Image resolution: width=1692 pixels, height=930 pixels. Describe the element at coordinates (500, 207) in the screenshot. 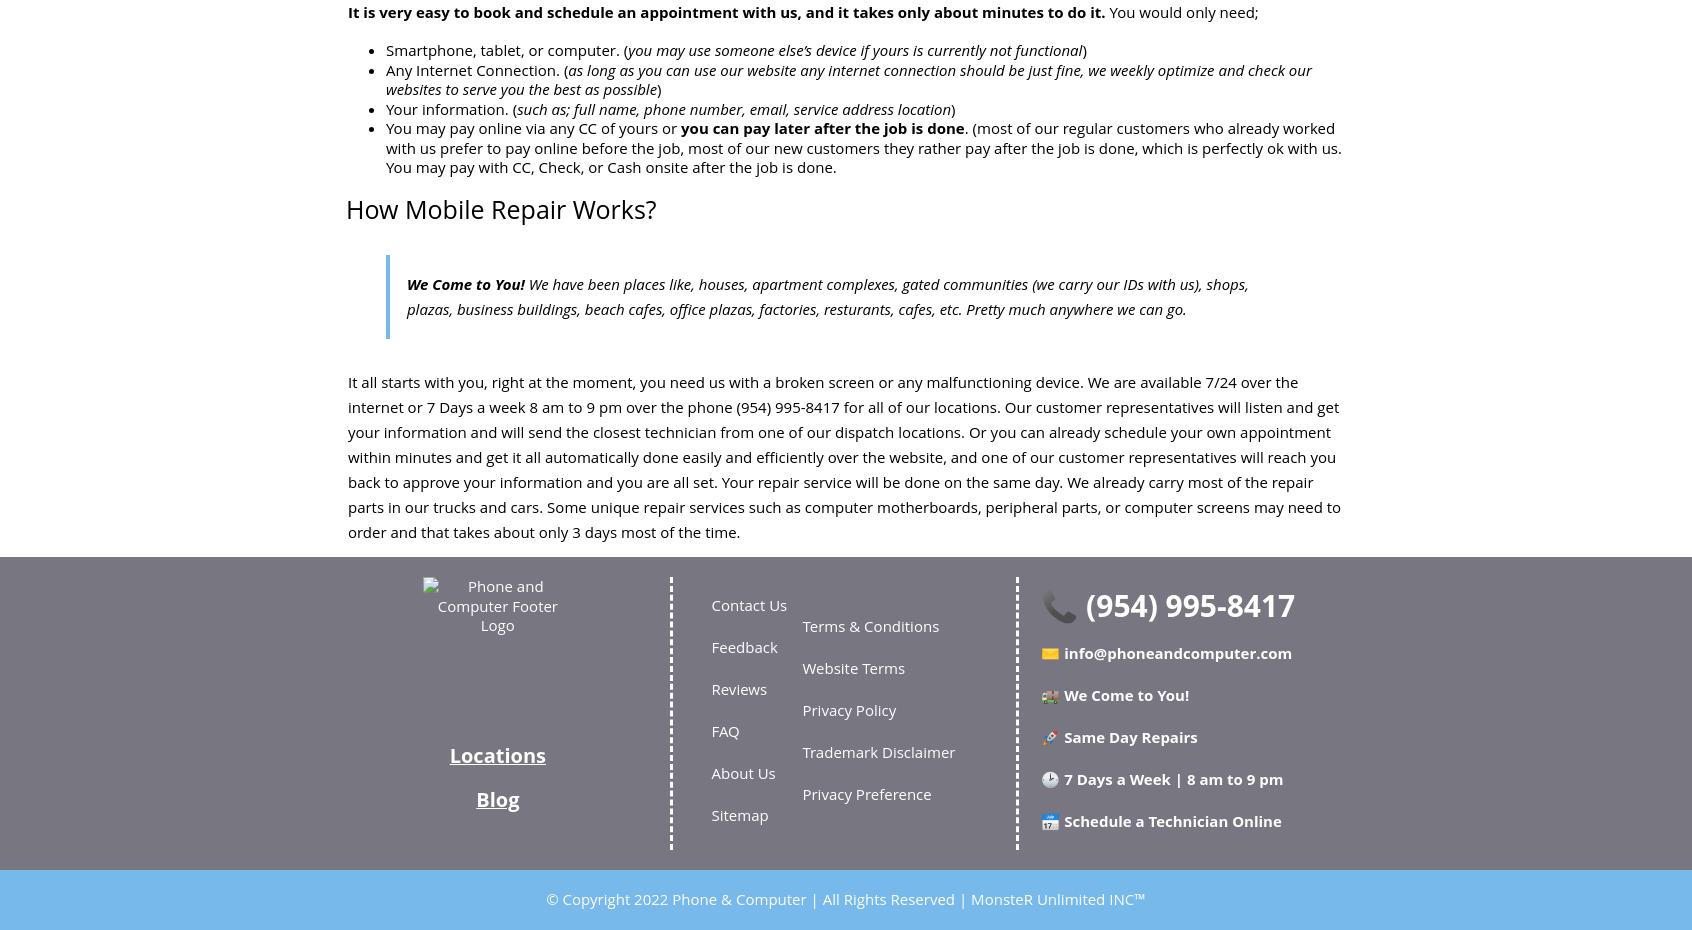

I see `'How Mobile Repair Works?'` at that location.